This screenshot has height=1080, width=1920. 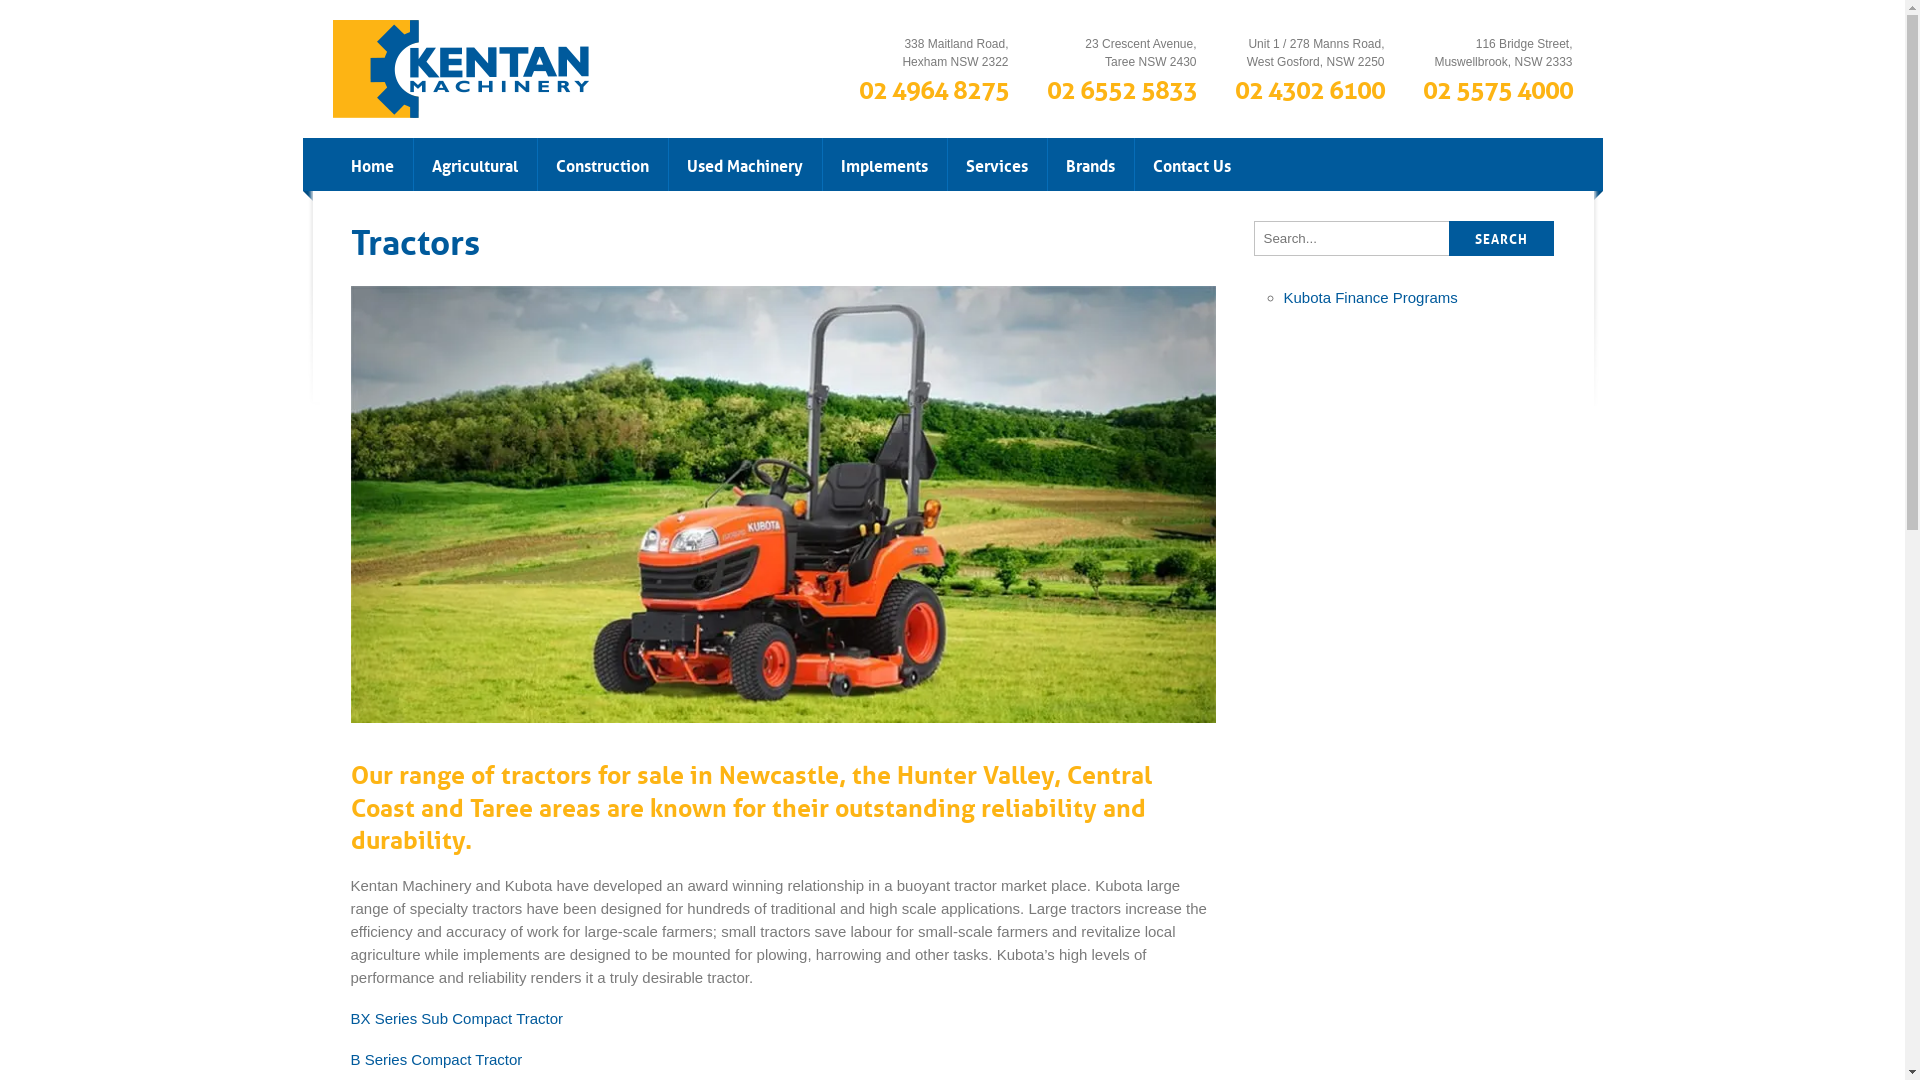 What do you see at coordinates (1497, 86) in the screenshot?
I see `'02 5575 4000'` at bounding box center [1497, 86].